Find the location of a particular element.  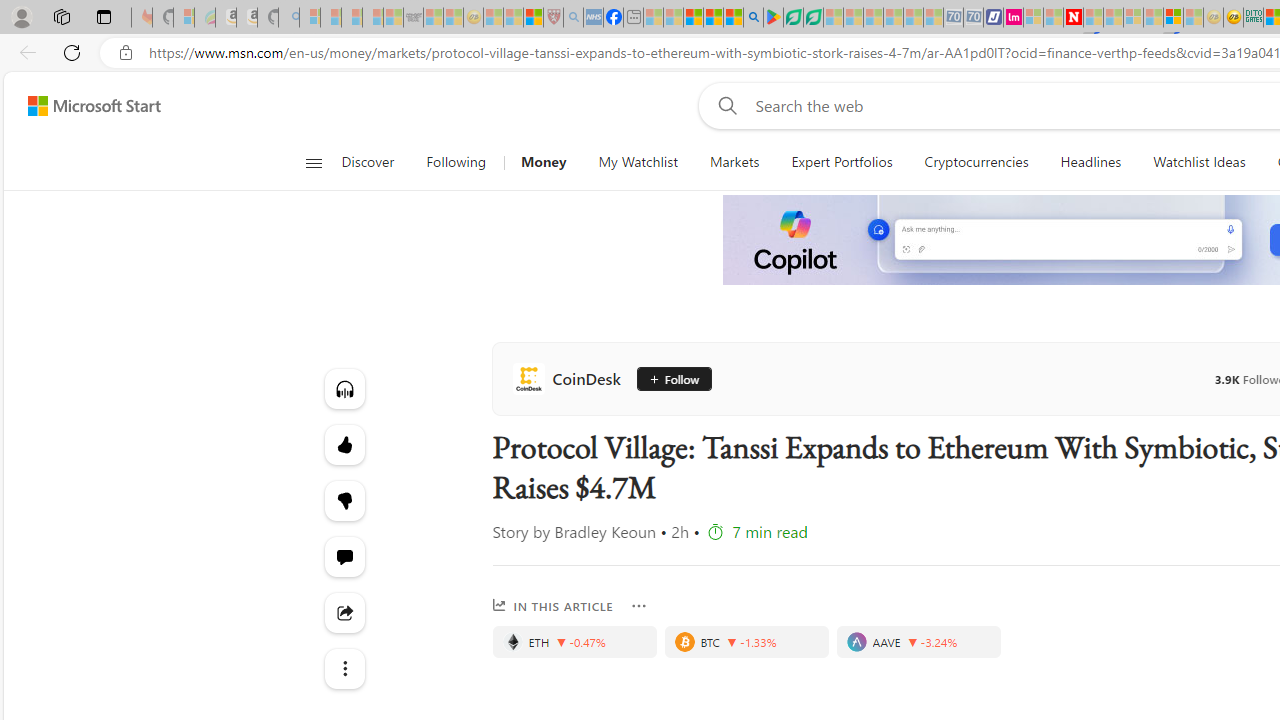

'CoinDesk' is located at coordinates (569, 379).